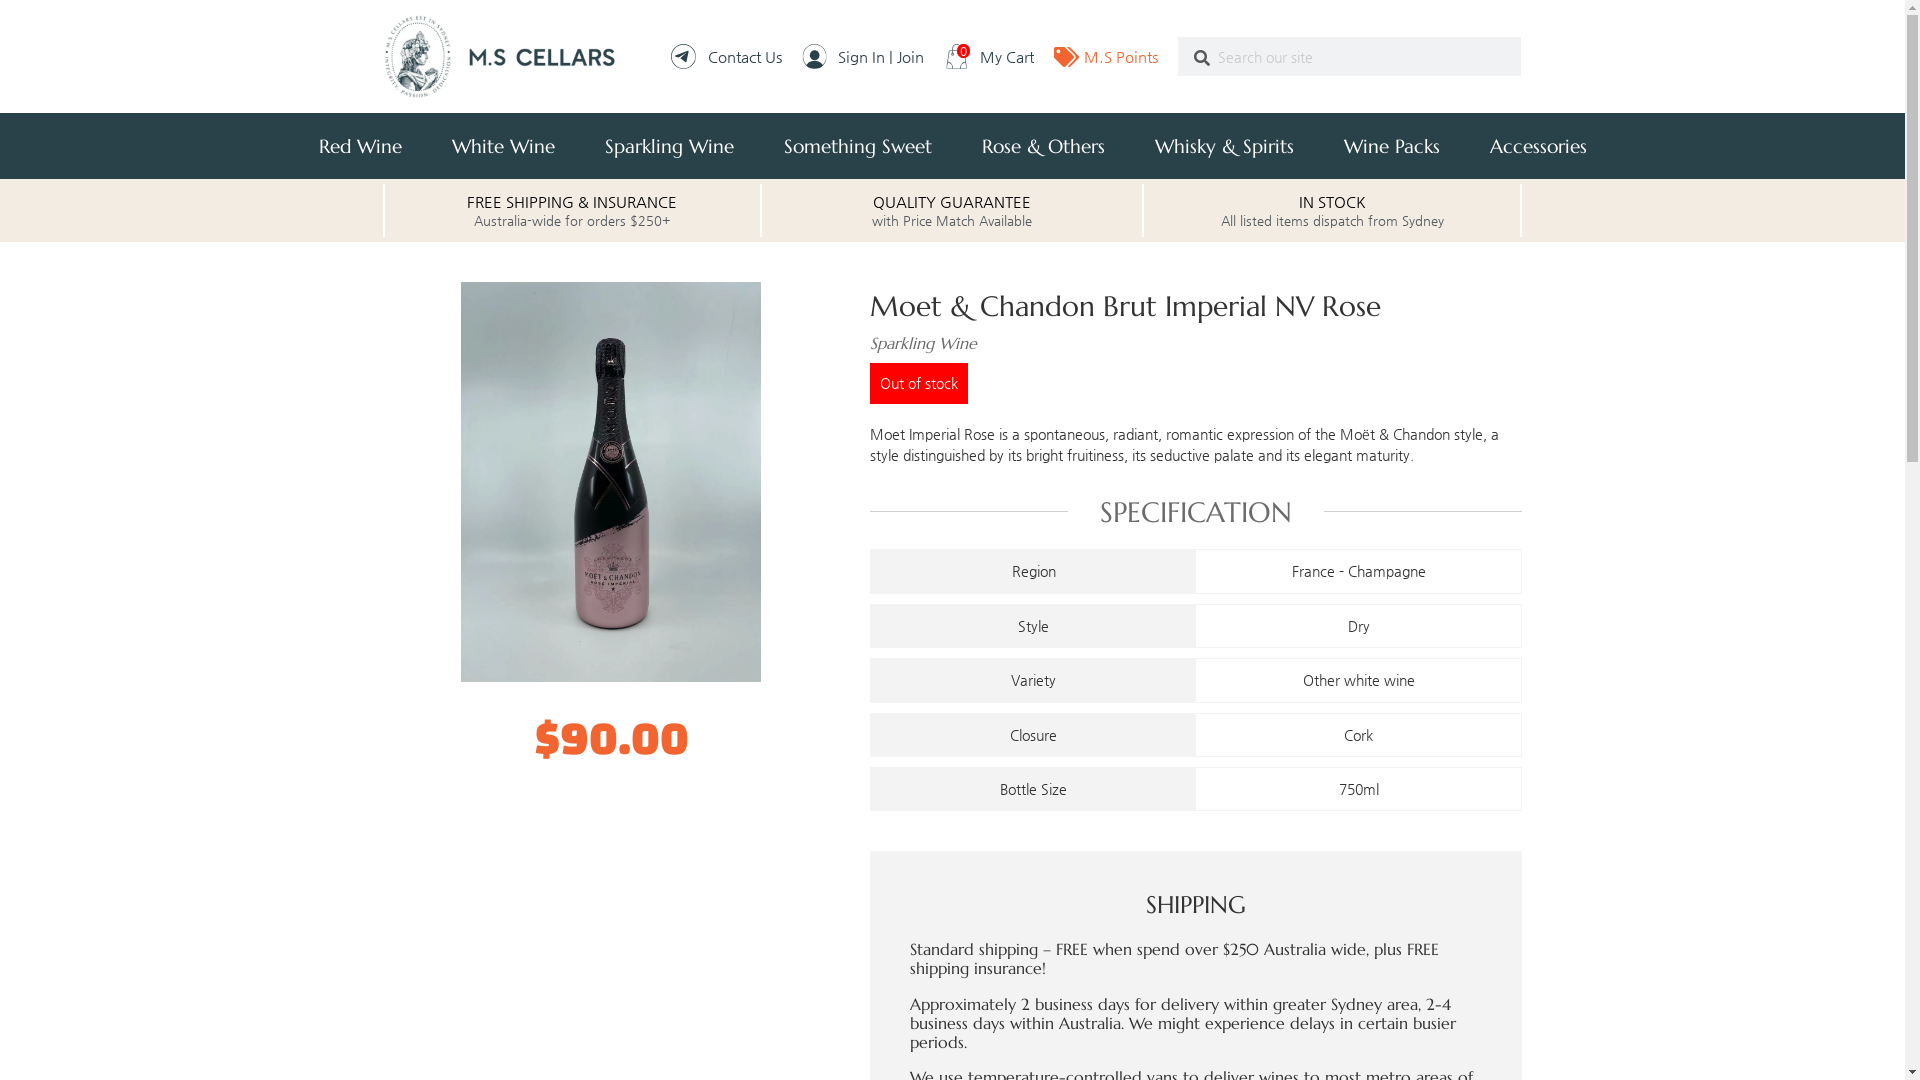  I want to click on 'Whisky & Spirits', so click(1223, 145).